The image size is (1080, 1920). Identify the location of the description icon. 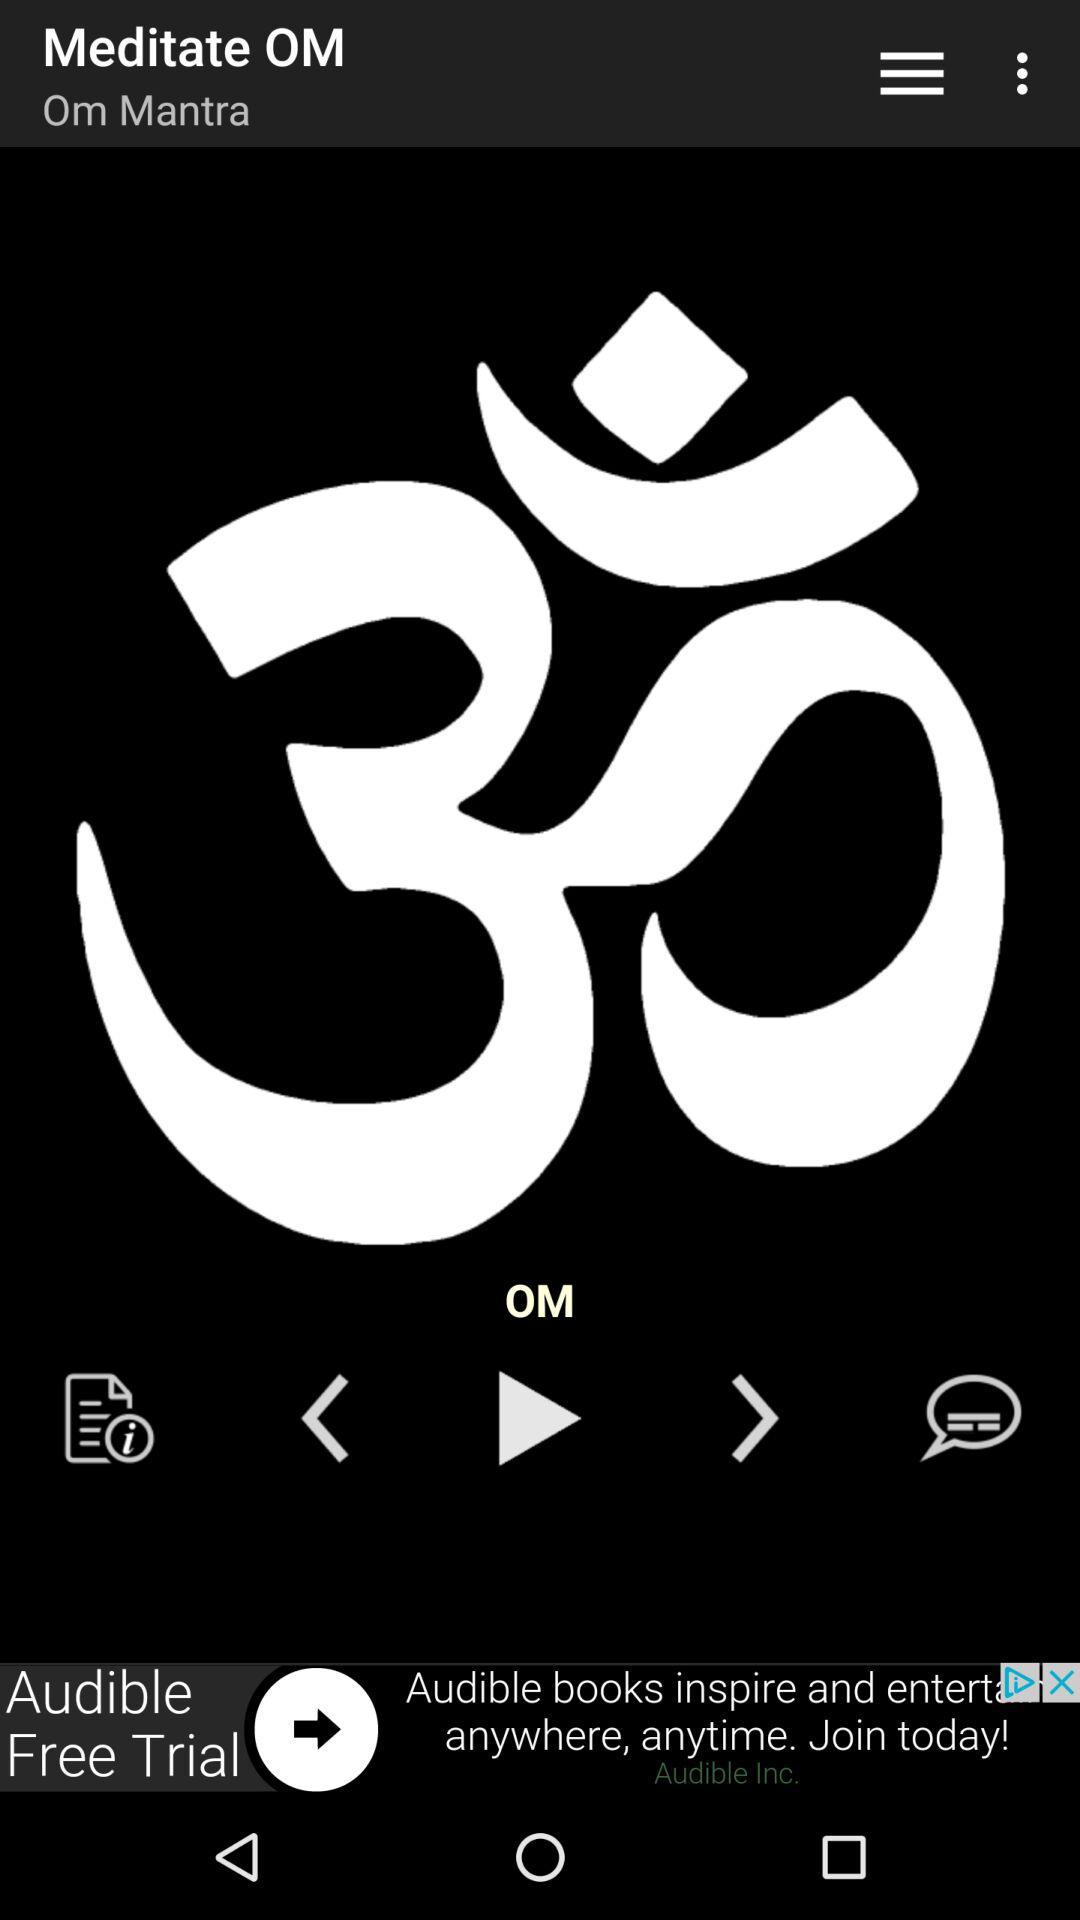
(109, 1417).